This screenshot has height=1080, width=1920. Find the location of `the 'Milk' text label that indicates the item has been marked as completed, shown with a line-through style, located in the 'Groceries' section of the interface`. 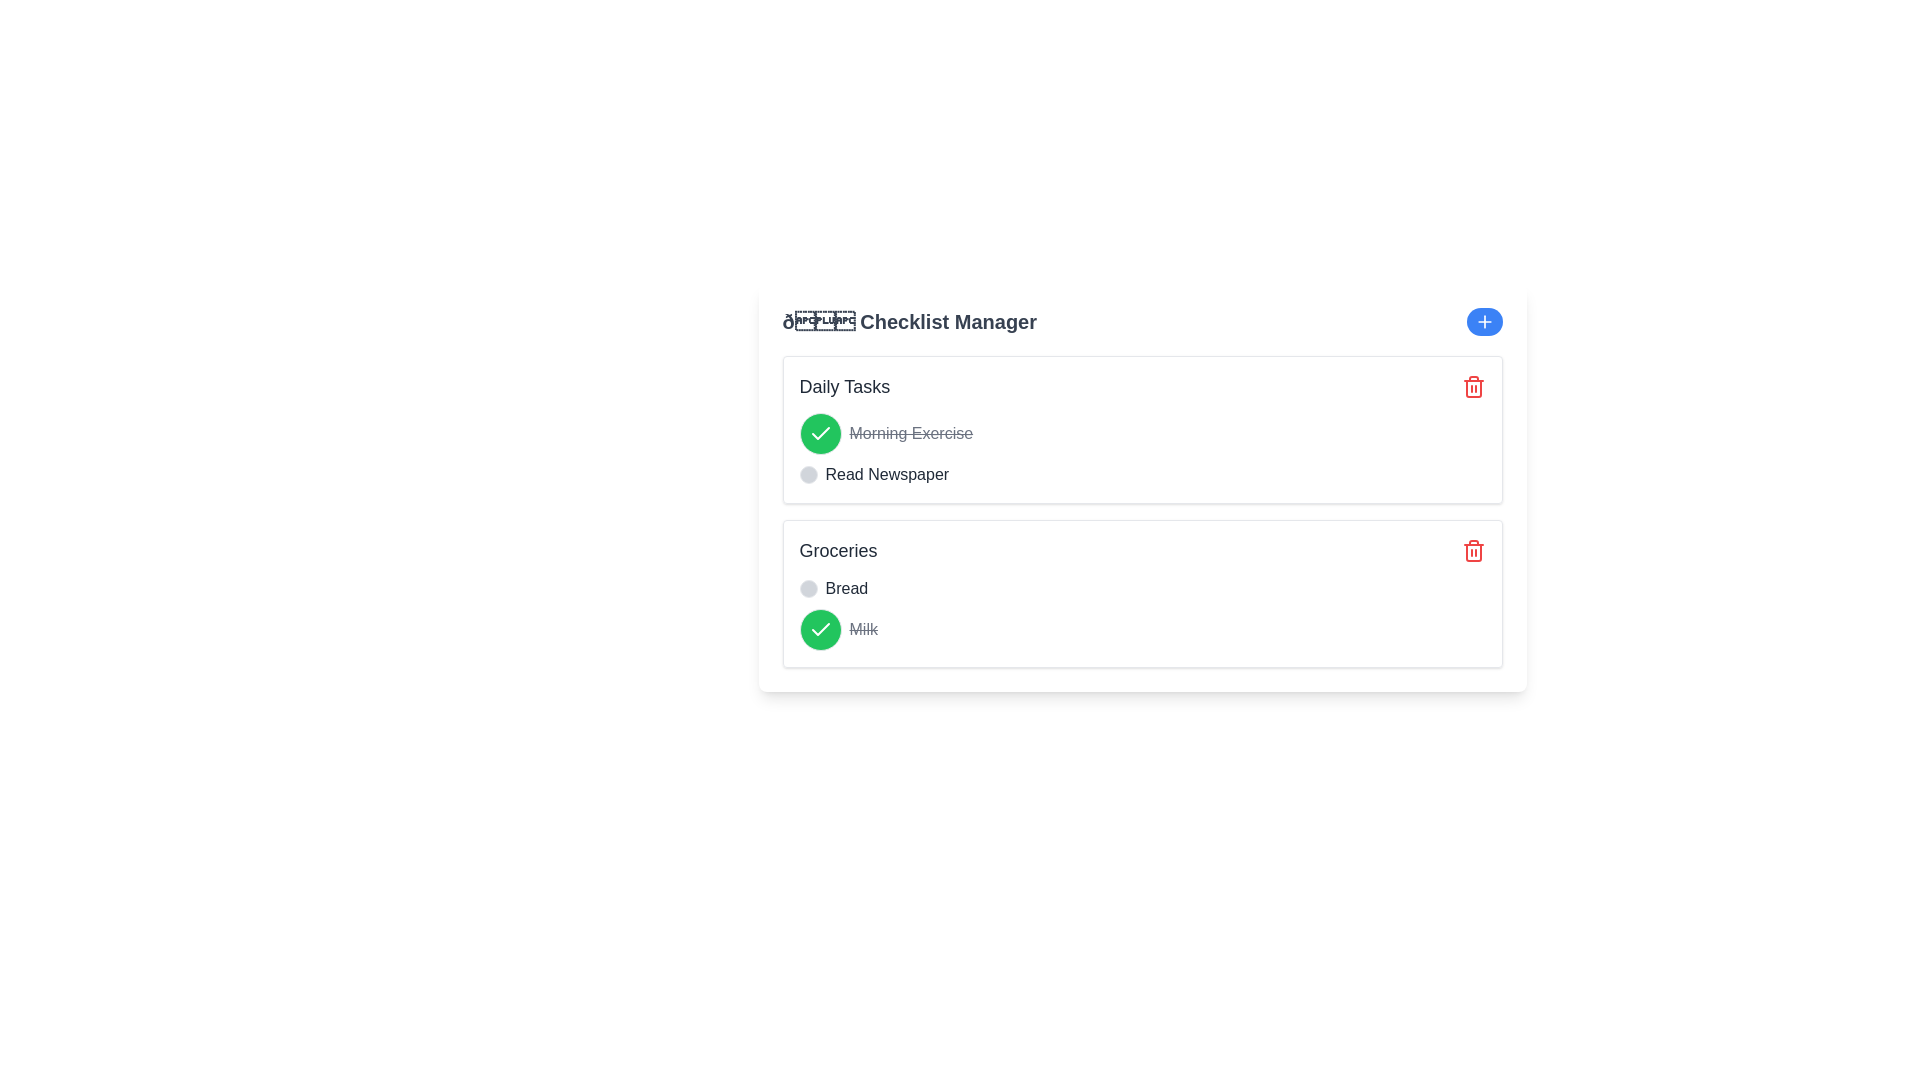

the 'Milk' text label that indicates the item has been marked as completed, shown with a line-through style, located in the 'Groceries' section of the interface is located at coordinates (863, 628).